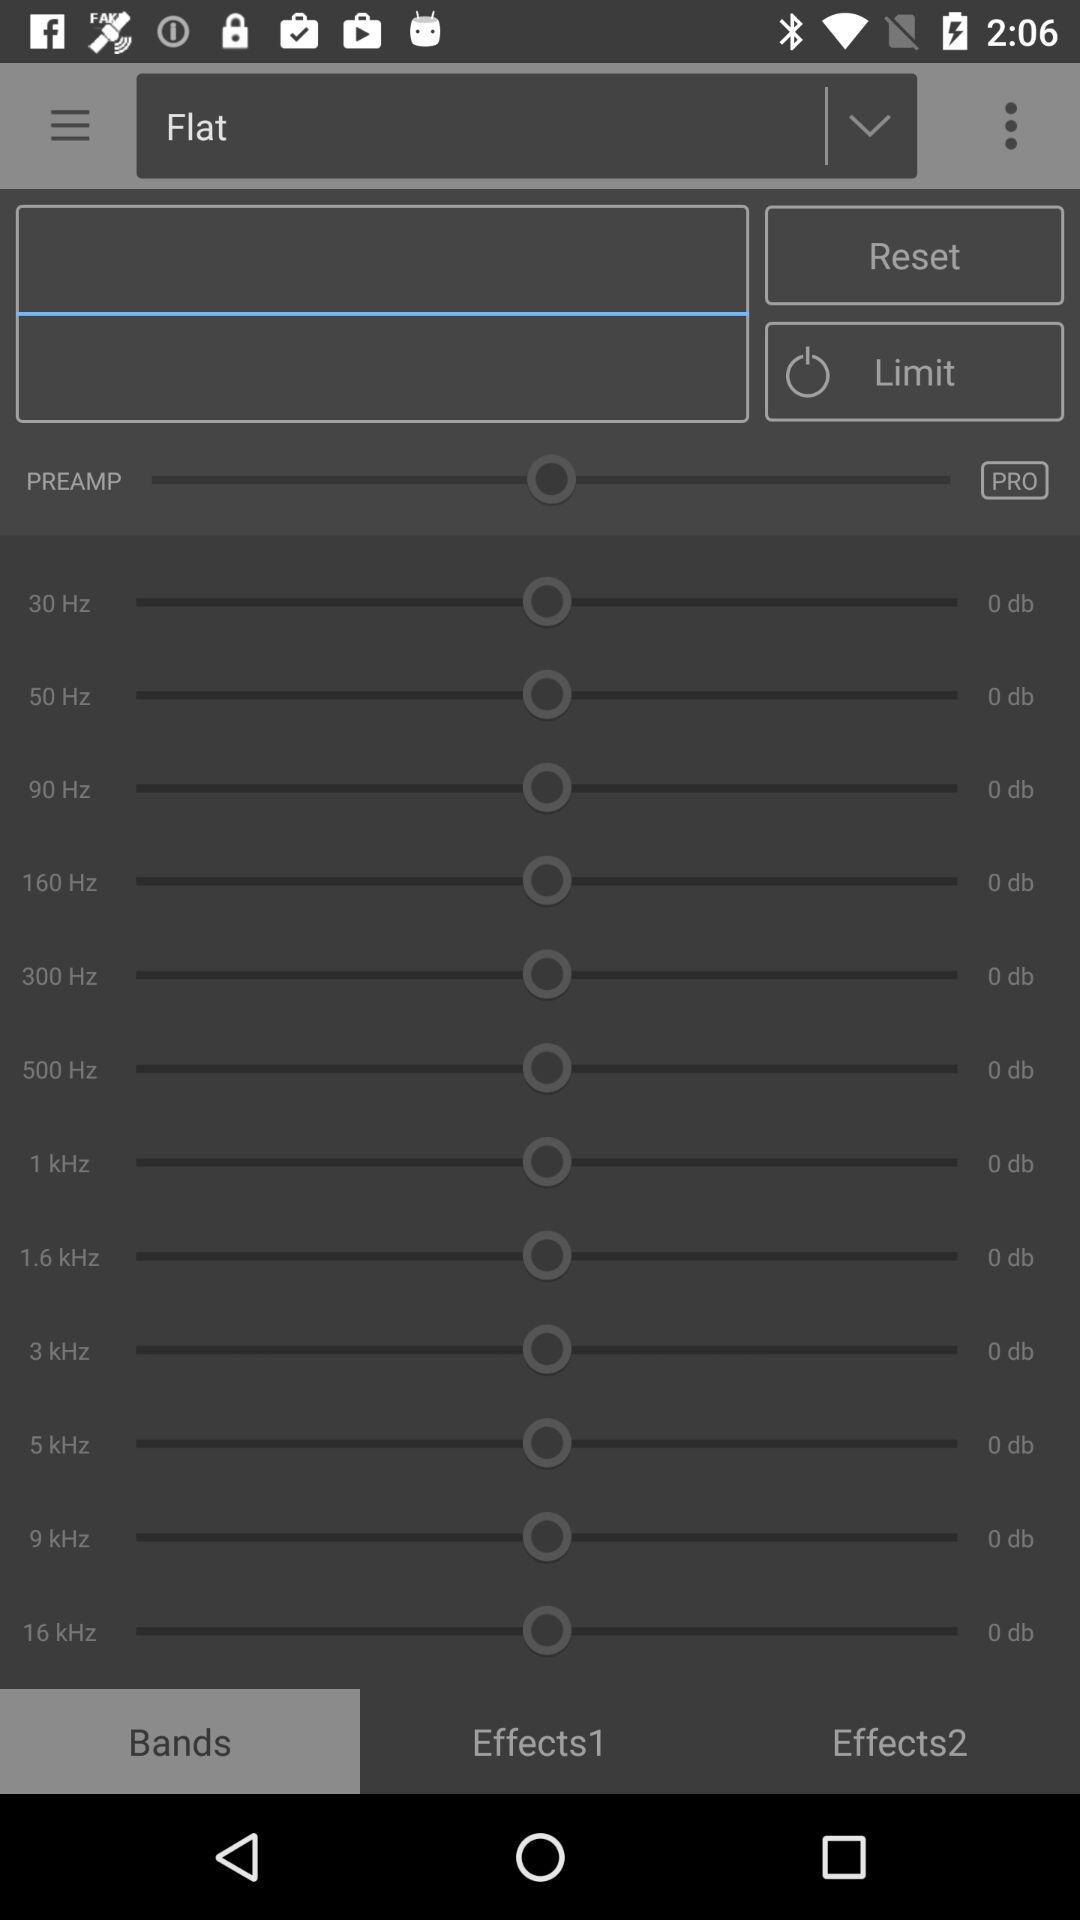  Describe the element at coordinates (61, 124) in the screenshot. I see `the icon to the left of the flat icon` at that location.